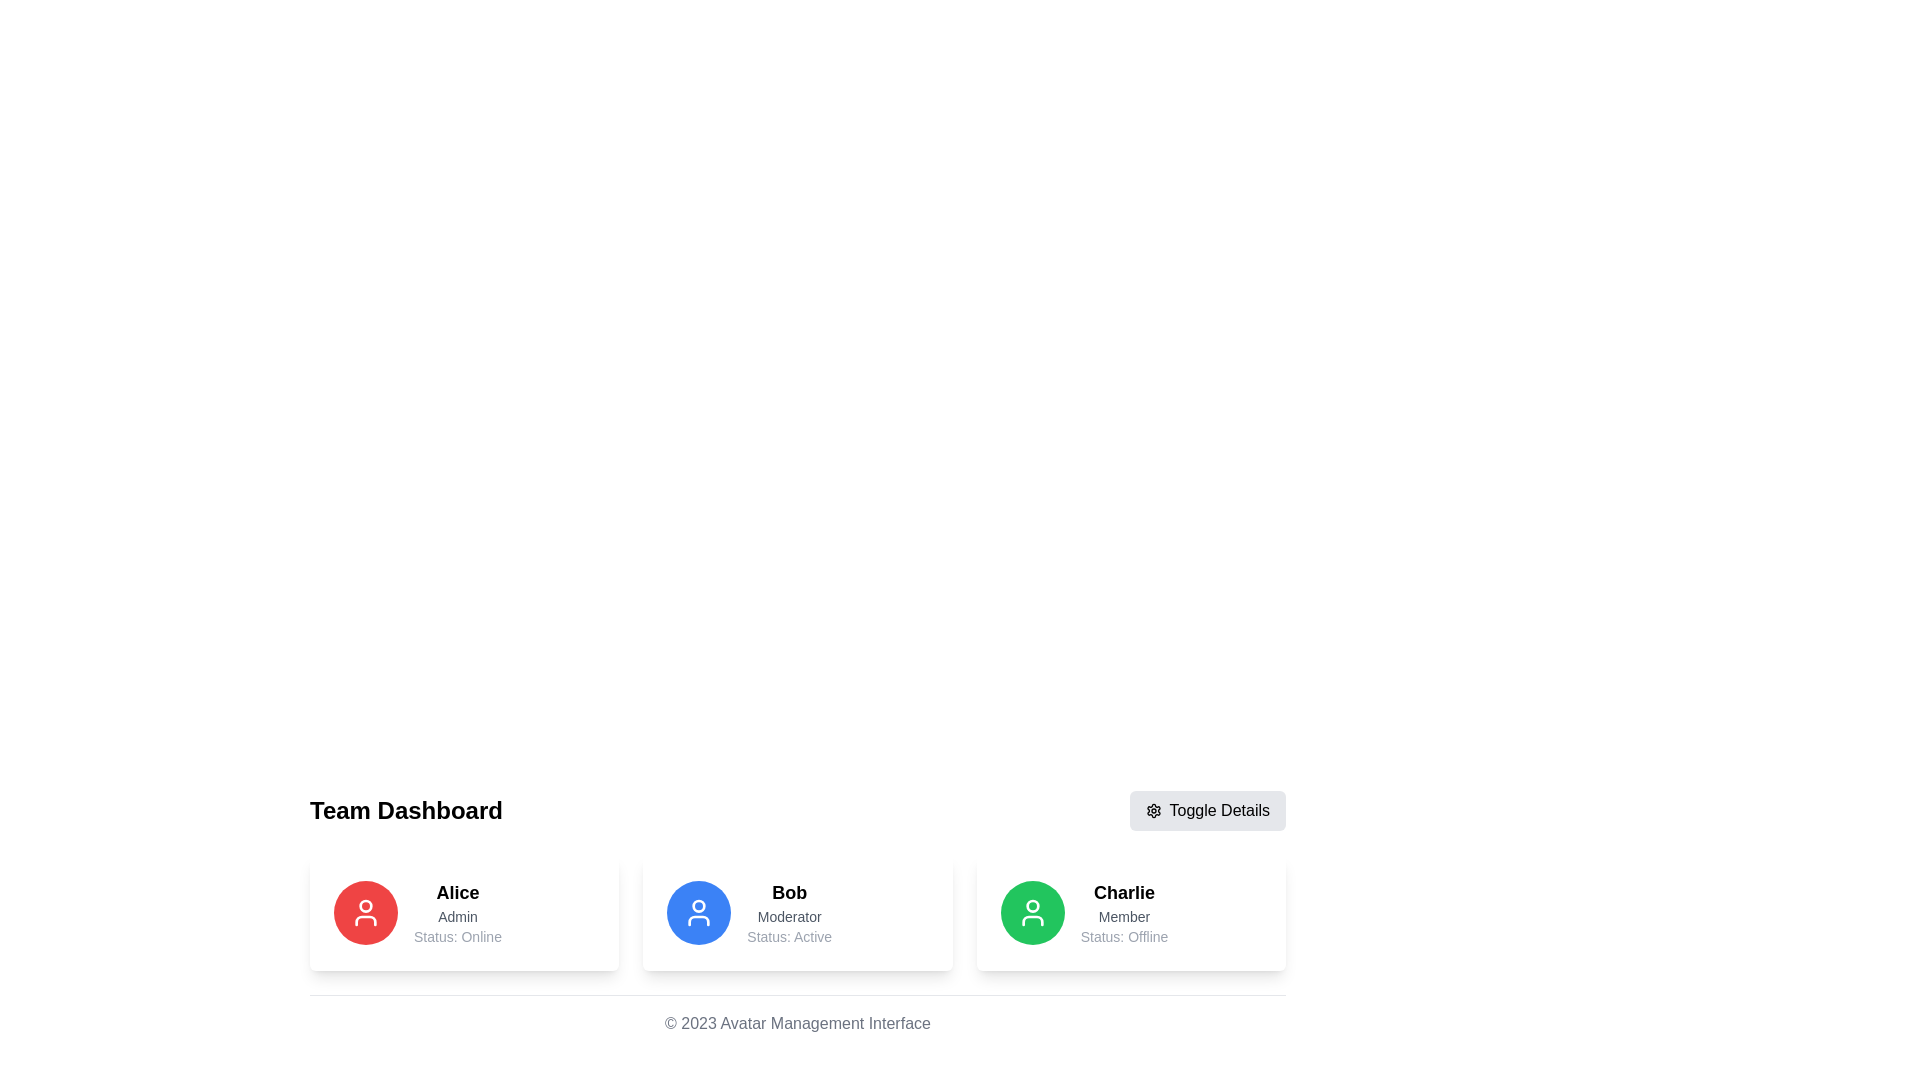 This screenshot has height=1080, width=1920. Describe the element at coordinates (788, 937) in the screenshot. I see `the text label indicating the current status of 'Bob', which shows 'Active', located under the header 'Bob' and below the title 'Moderator'` at that location.